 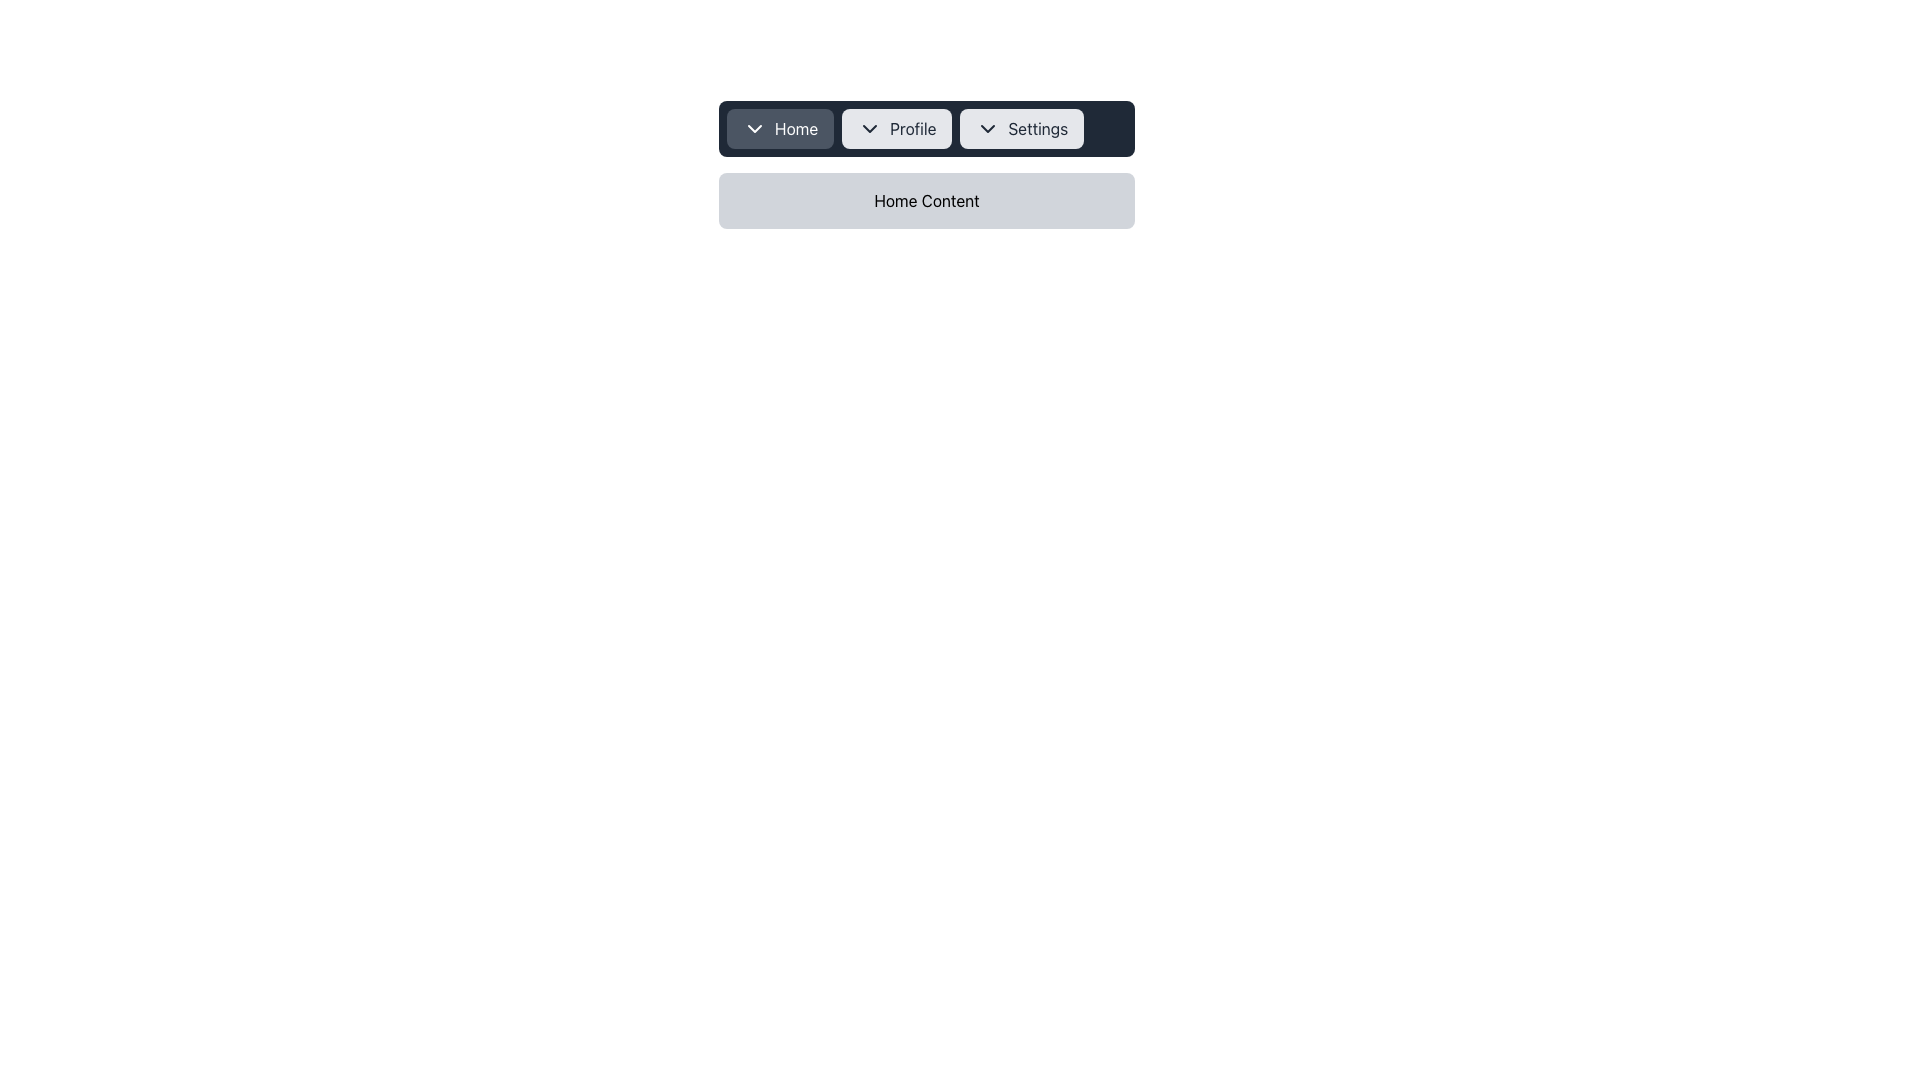 What do you see at coordinates (753, 128) in the screenshot?
I see `the downward-facing arrow icon (chevron-down) located to the left of the 'Home' label` at bounding box center [753, 128].